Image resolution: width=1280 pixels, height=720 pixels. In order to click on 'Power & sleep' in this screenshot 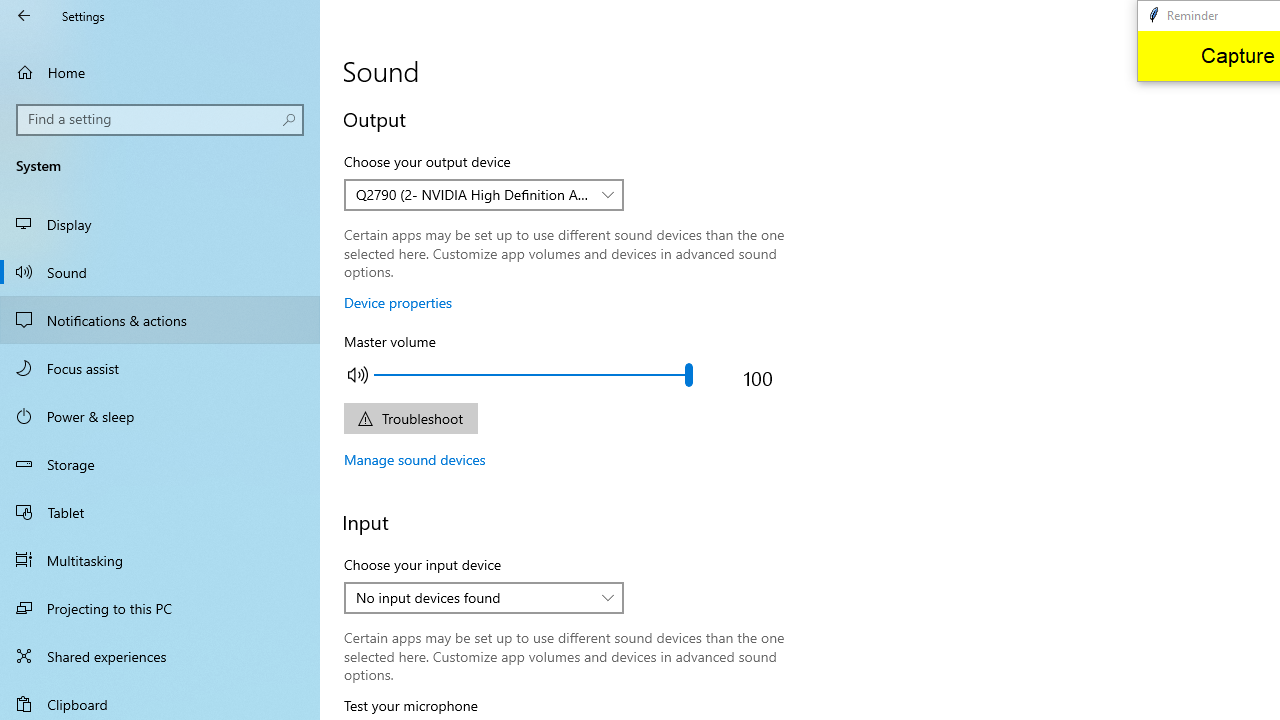, I will do `click(160, 414)`.